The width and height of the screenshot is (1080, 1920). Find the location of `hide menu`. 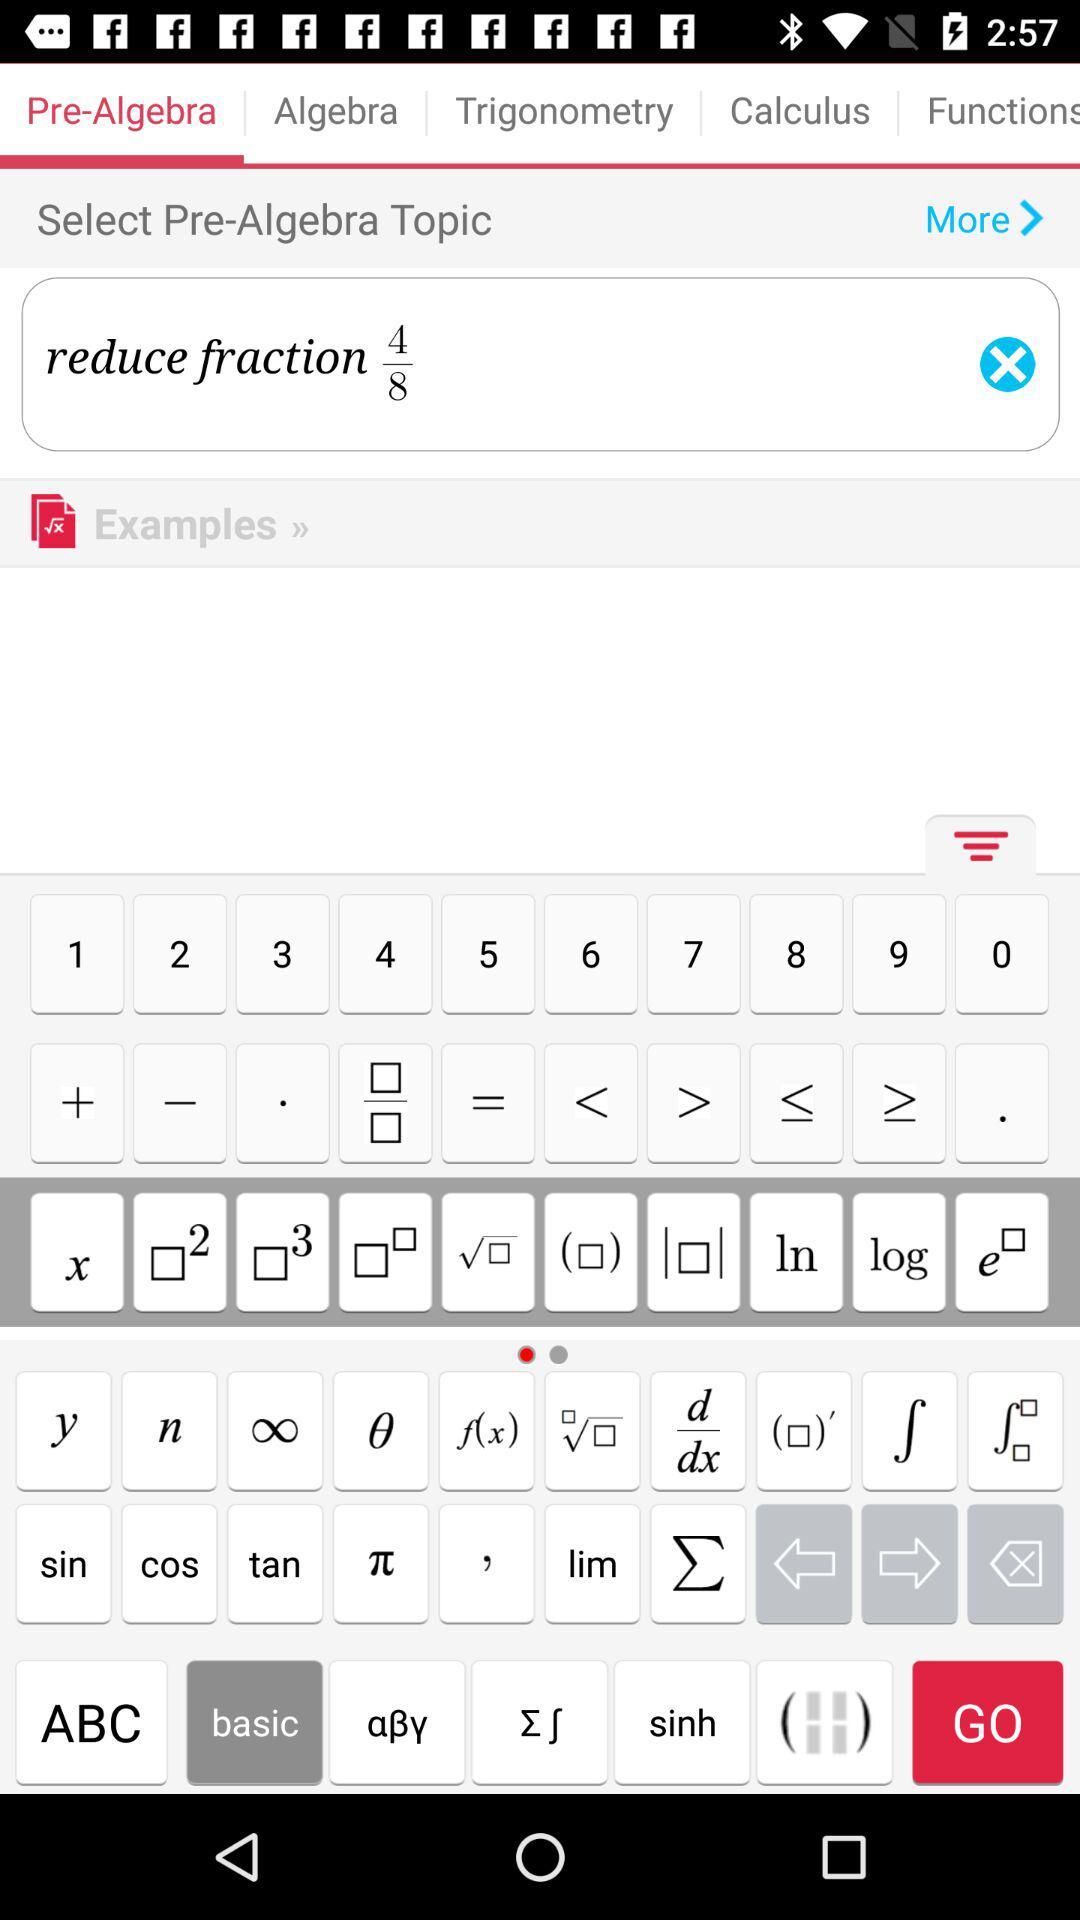

hide menu is located at coordinates (974, 853).